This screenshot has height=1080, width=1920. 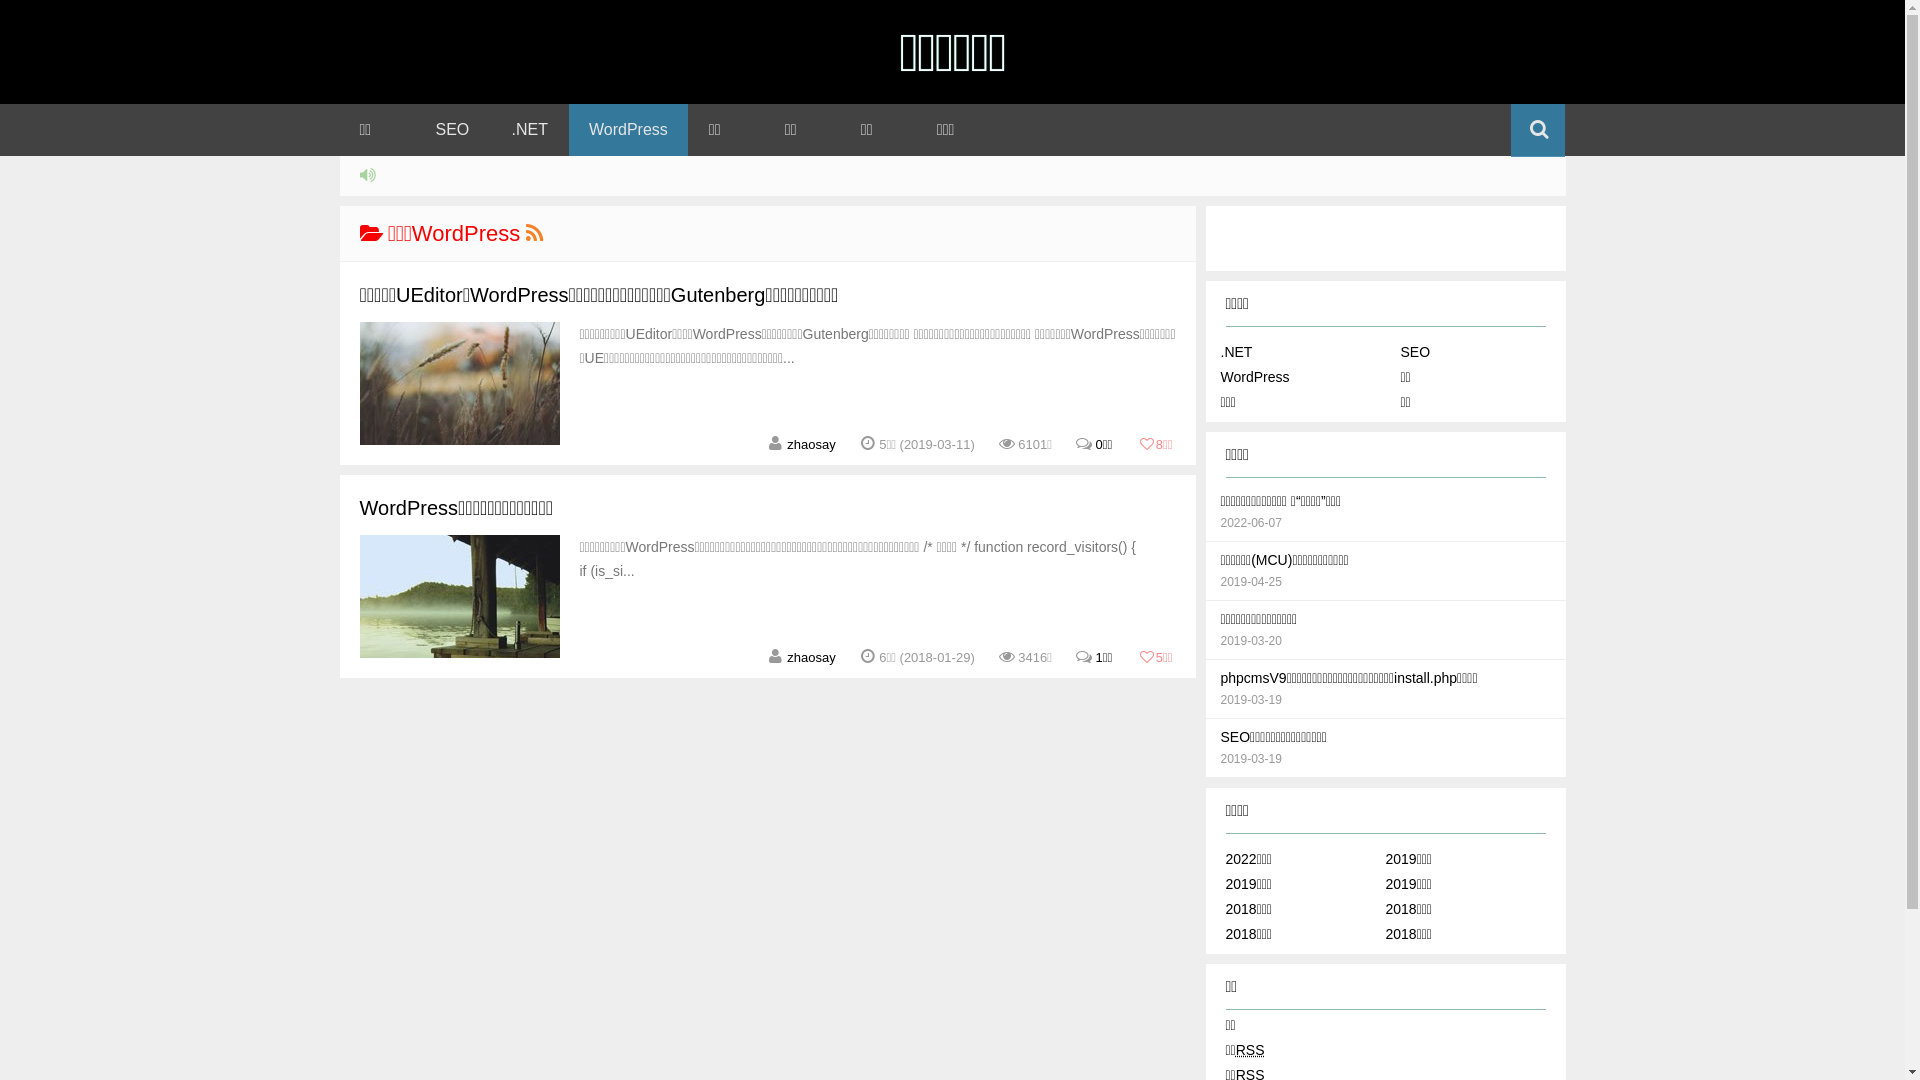 I want to click on '.NET', so click(x=529, y=130).